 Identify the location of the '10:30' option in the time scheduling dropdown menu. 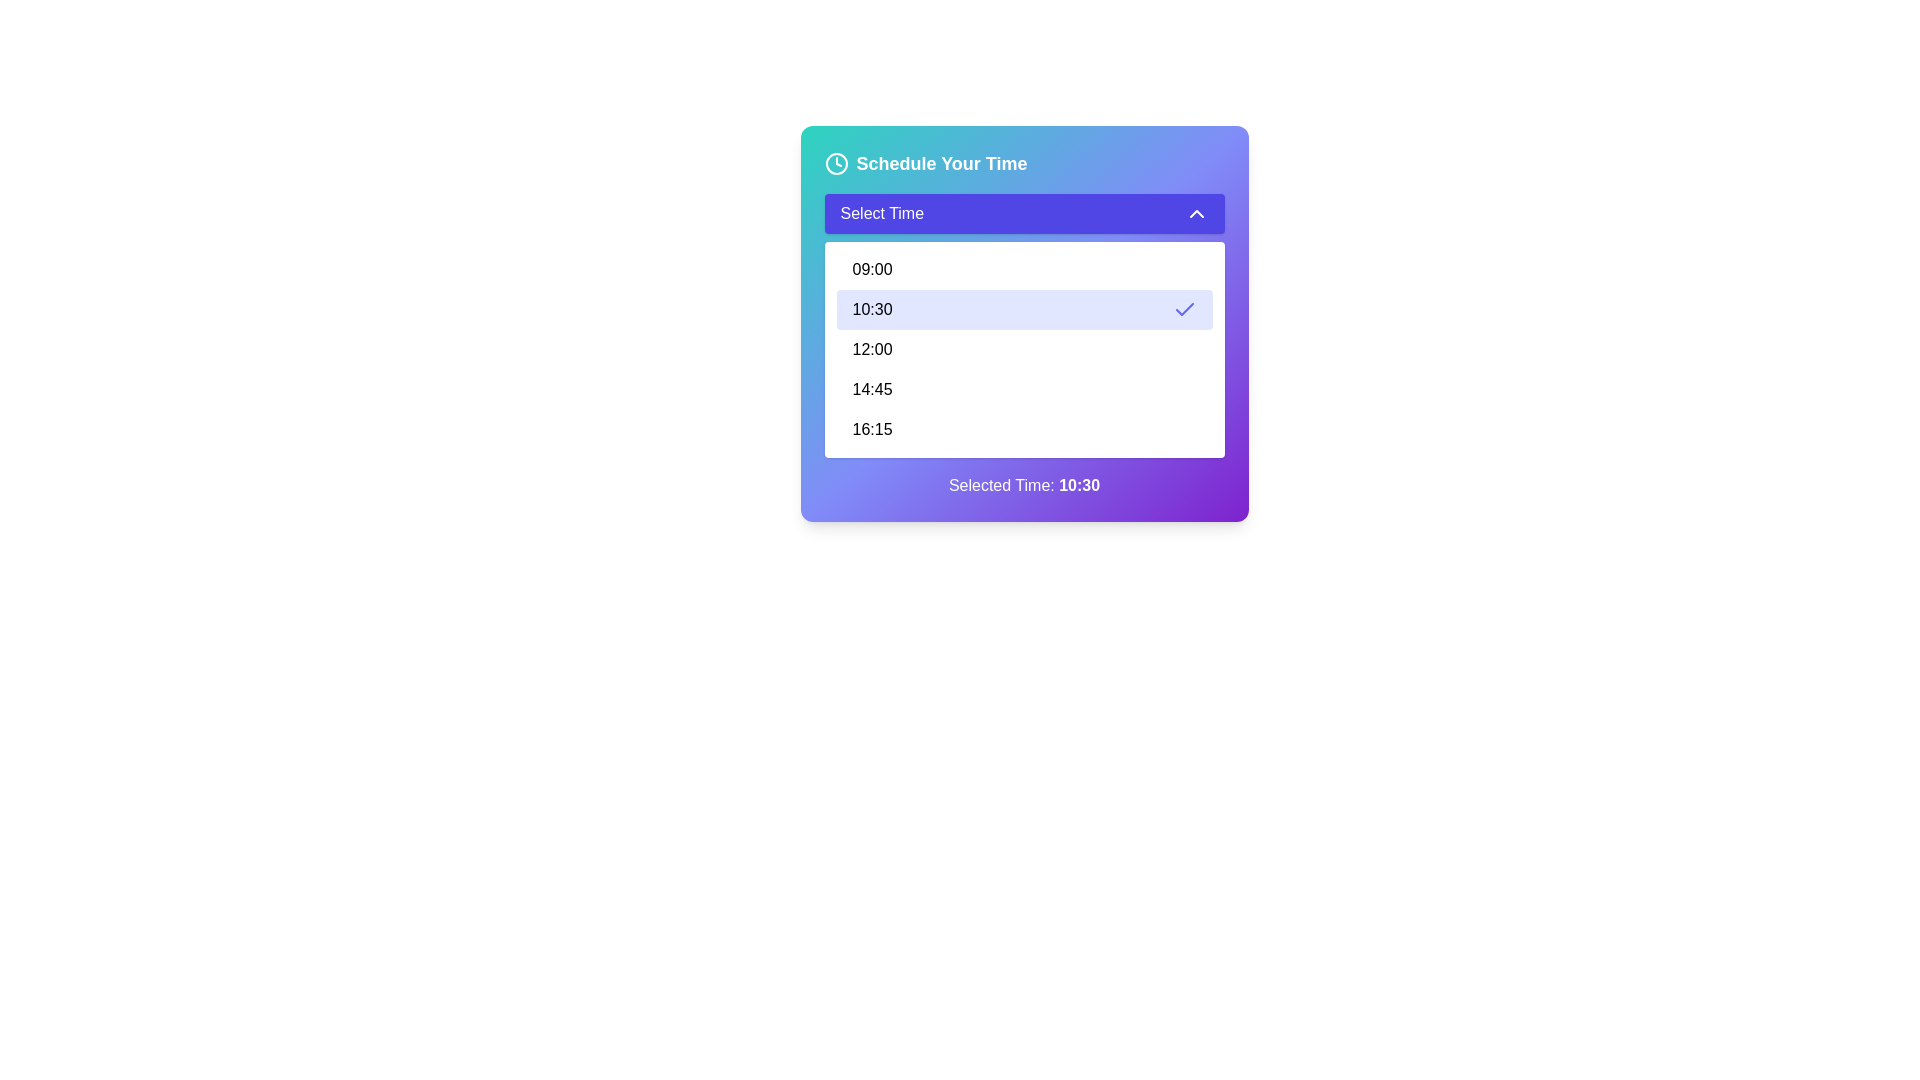
(1024, 323).